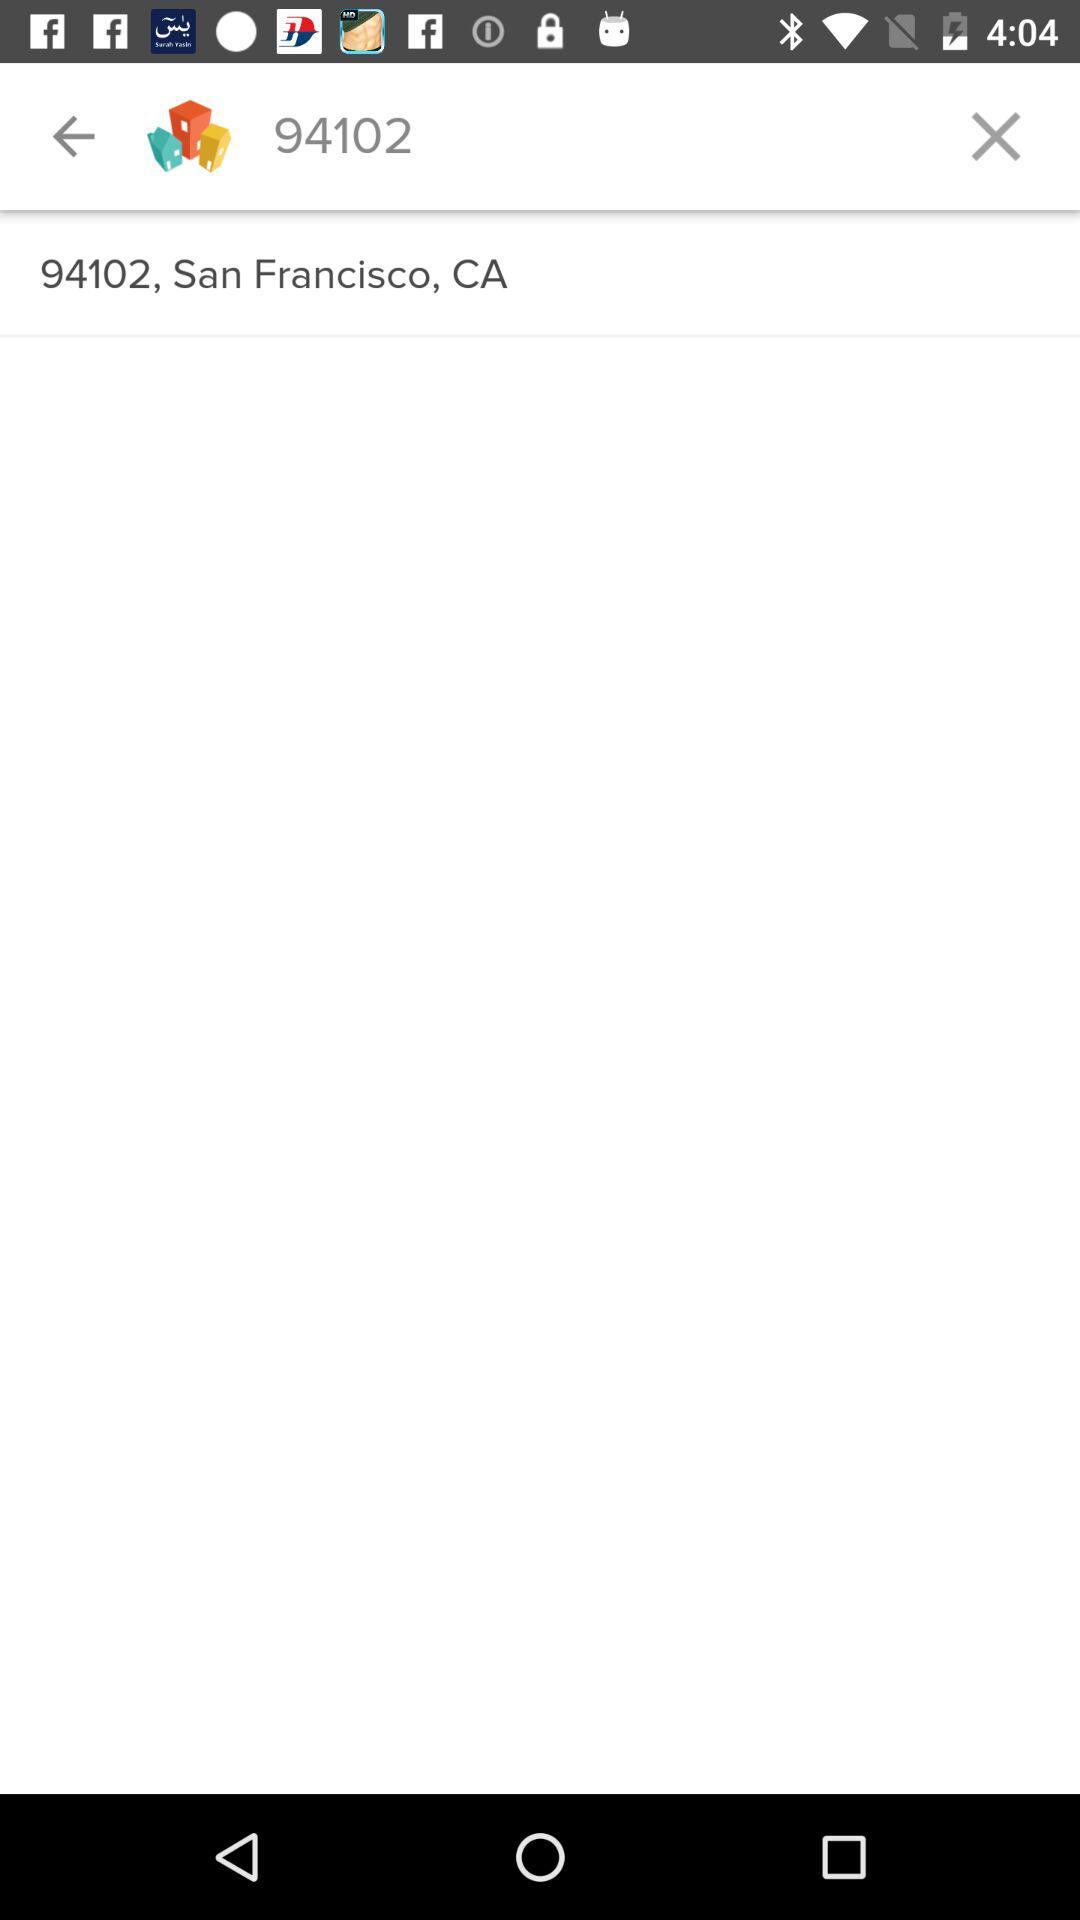 The height and width of the screenshot is (1920, 1080). I want to click on icon to the right of 94102, so click(995, 135).